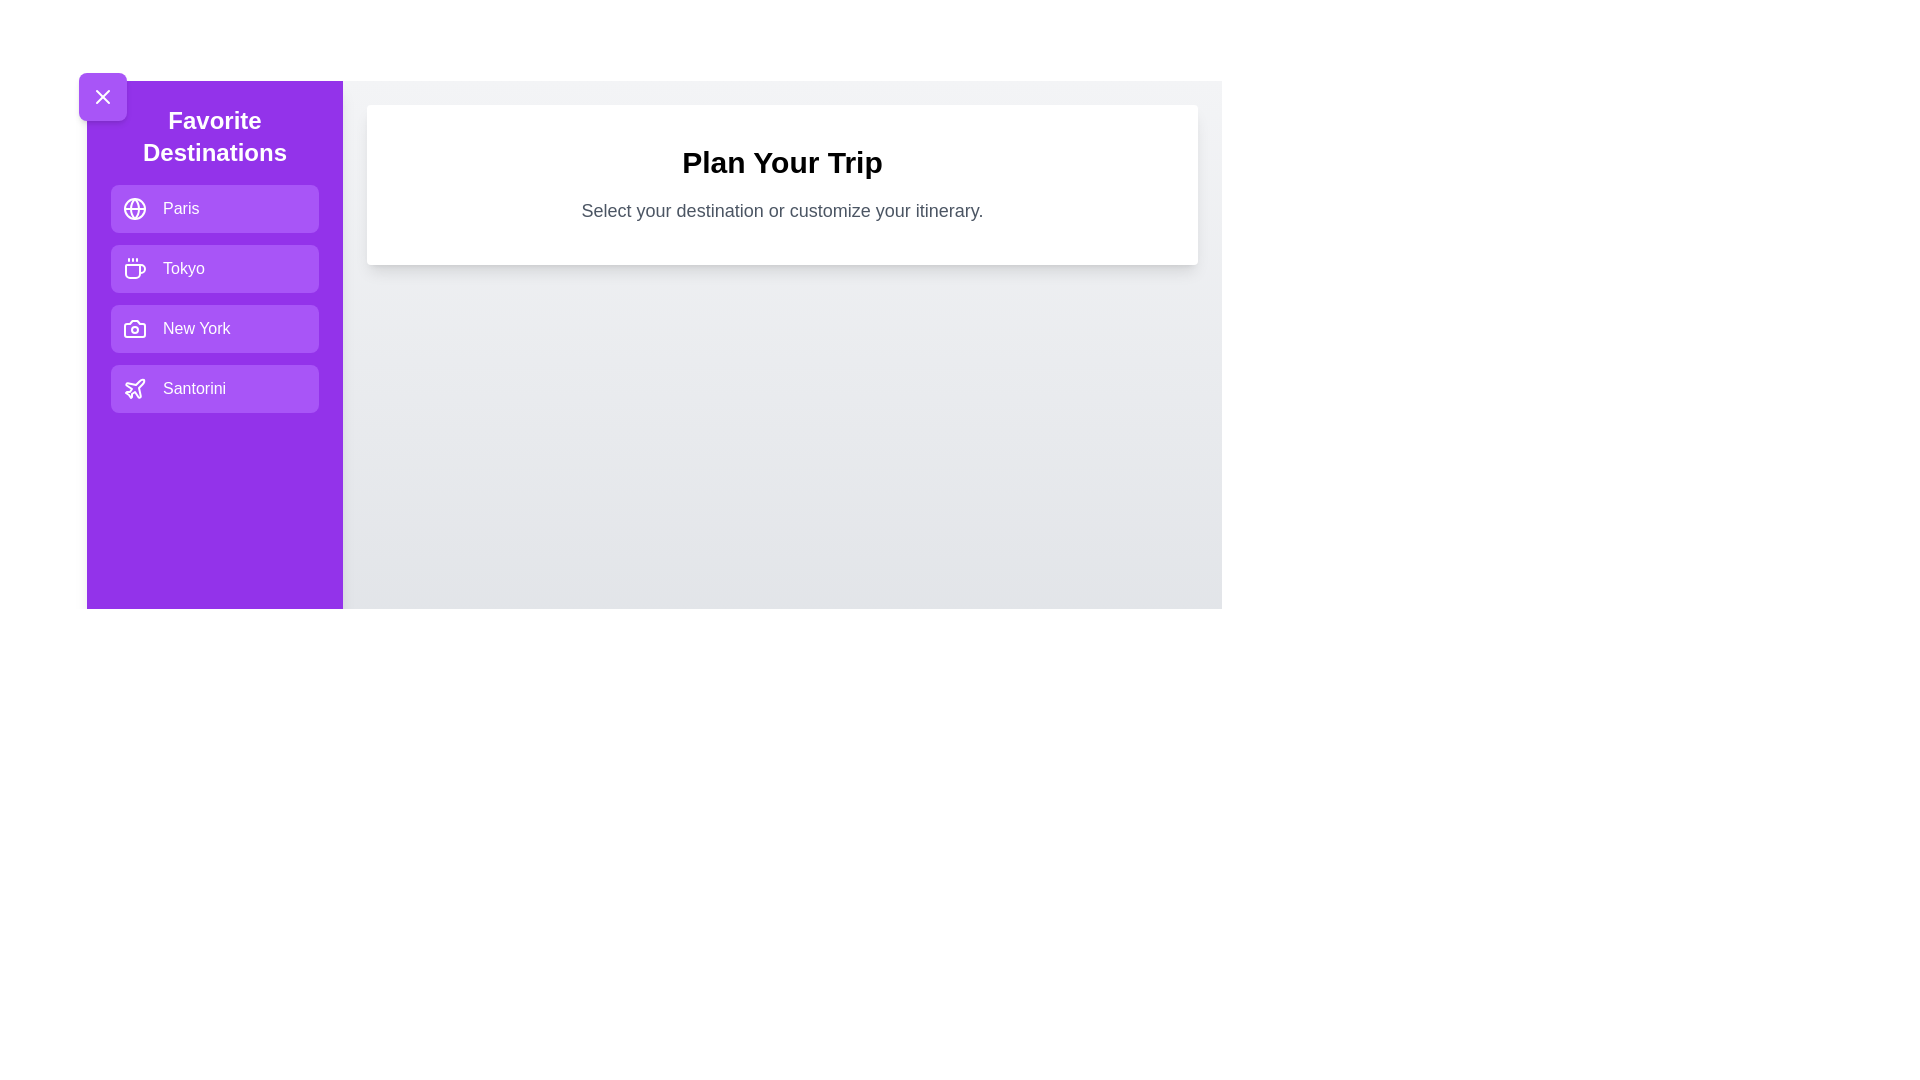 This screenshot has width=1920, height=1080. I want to click on the destination Santorini in the sidebar, so click(215, 389).